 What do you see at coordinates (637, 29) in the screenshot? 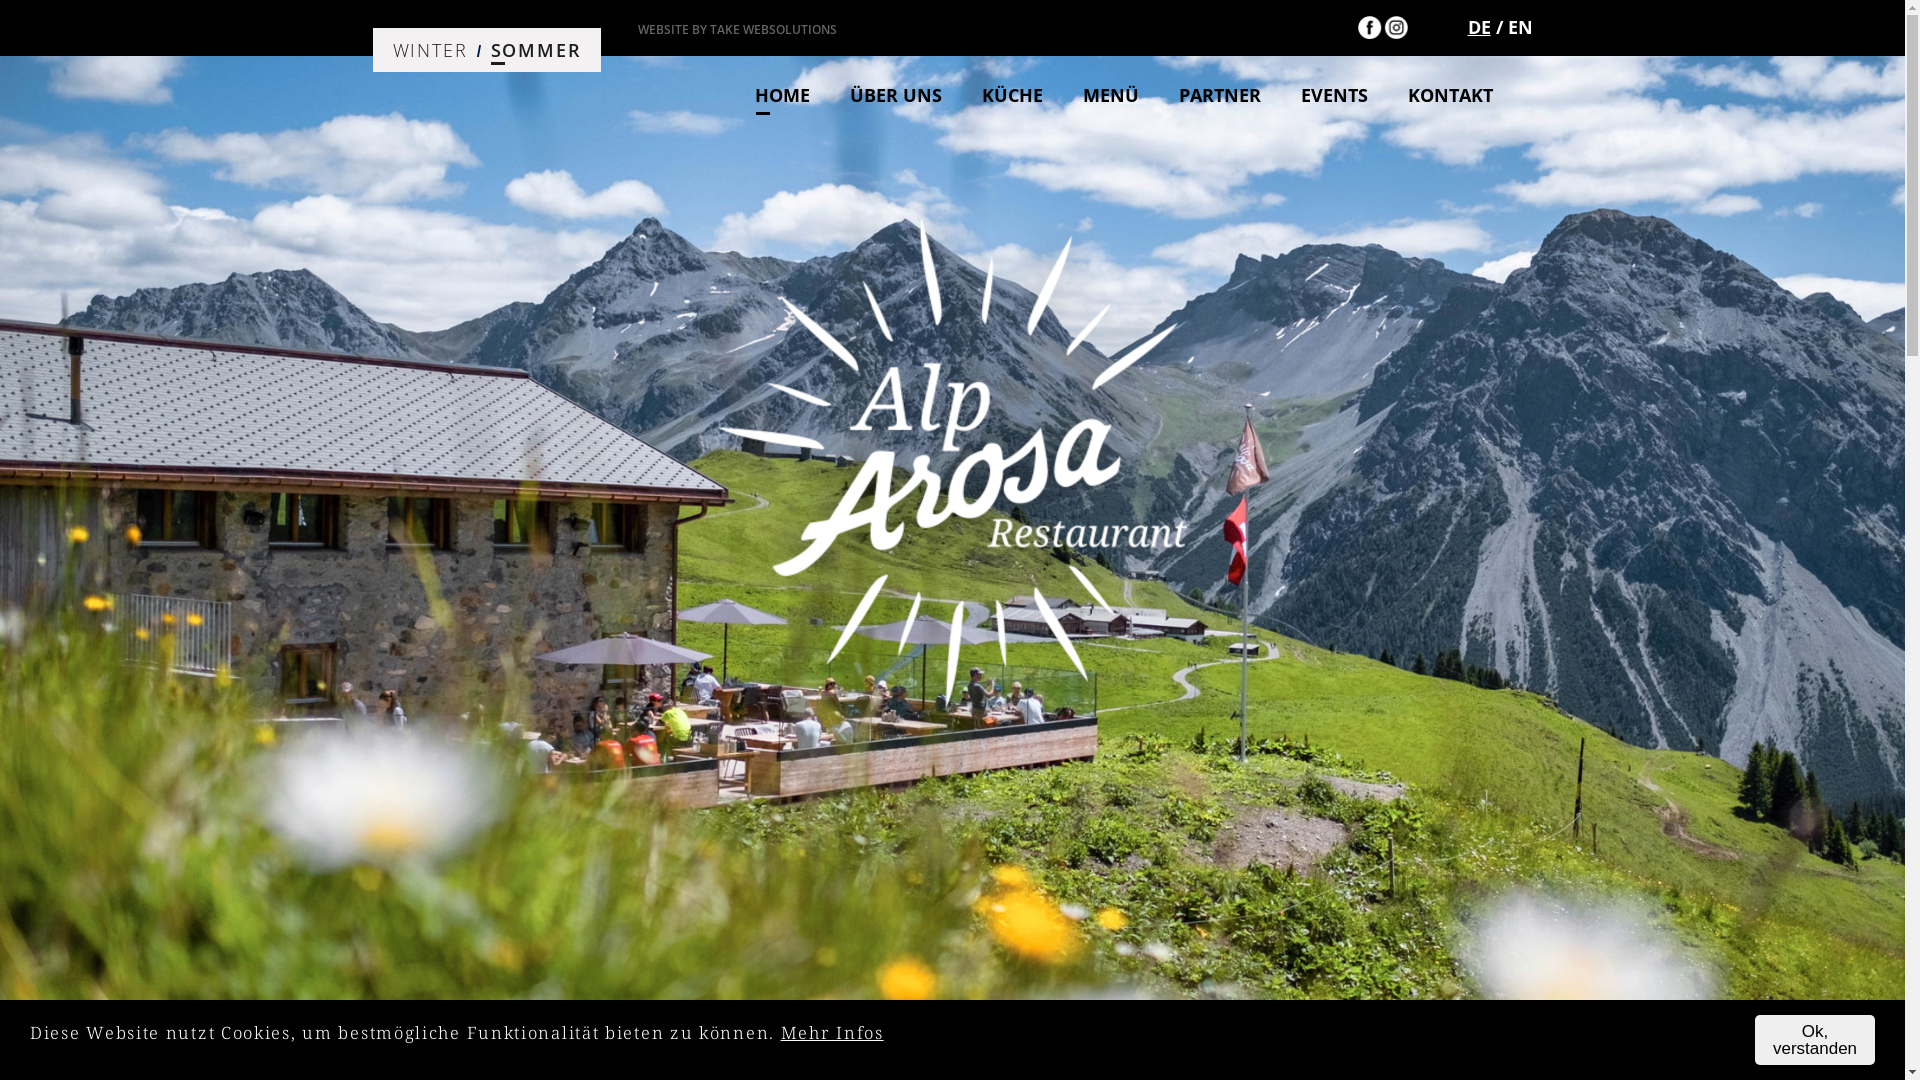
I see `'WEBSITE BY TAKE WEBSOLUTIONS'` at bounding box center [637, 29].